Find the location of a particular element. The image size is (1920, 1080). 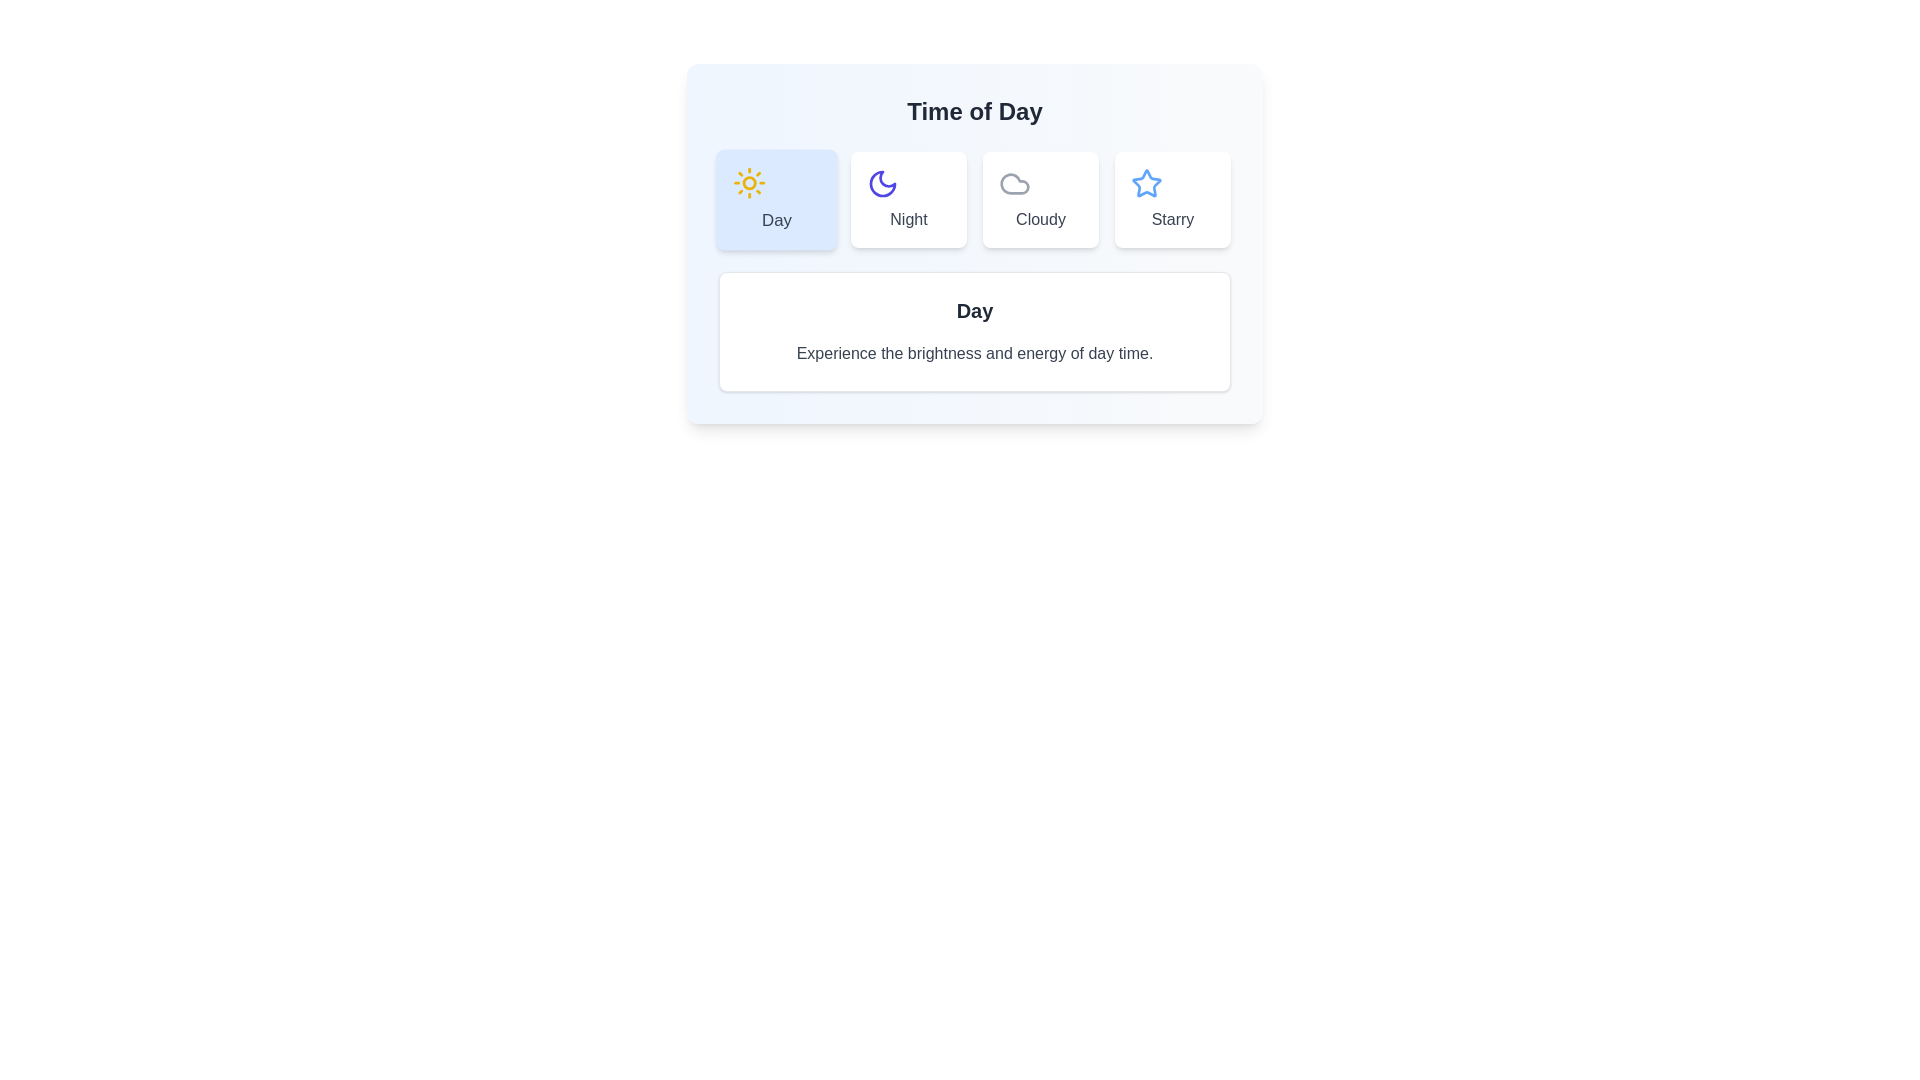

the tab labeled Night is located at coordinates (907, 200).